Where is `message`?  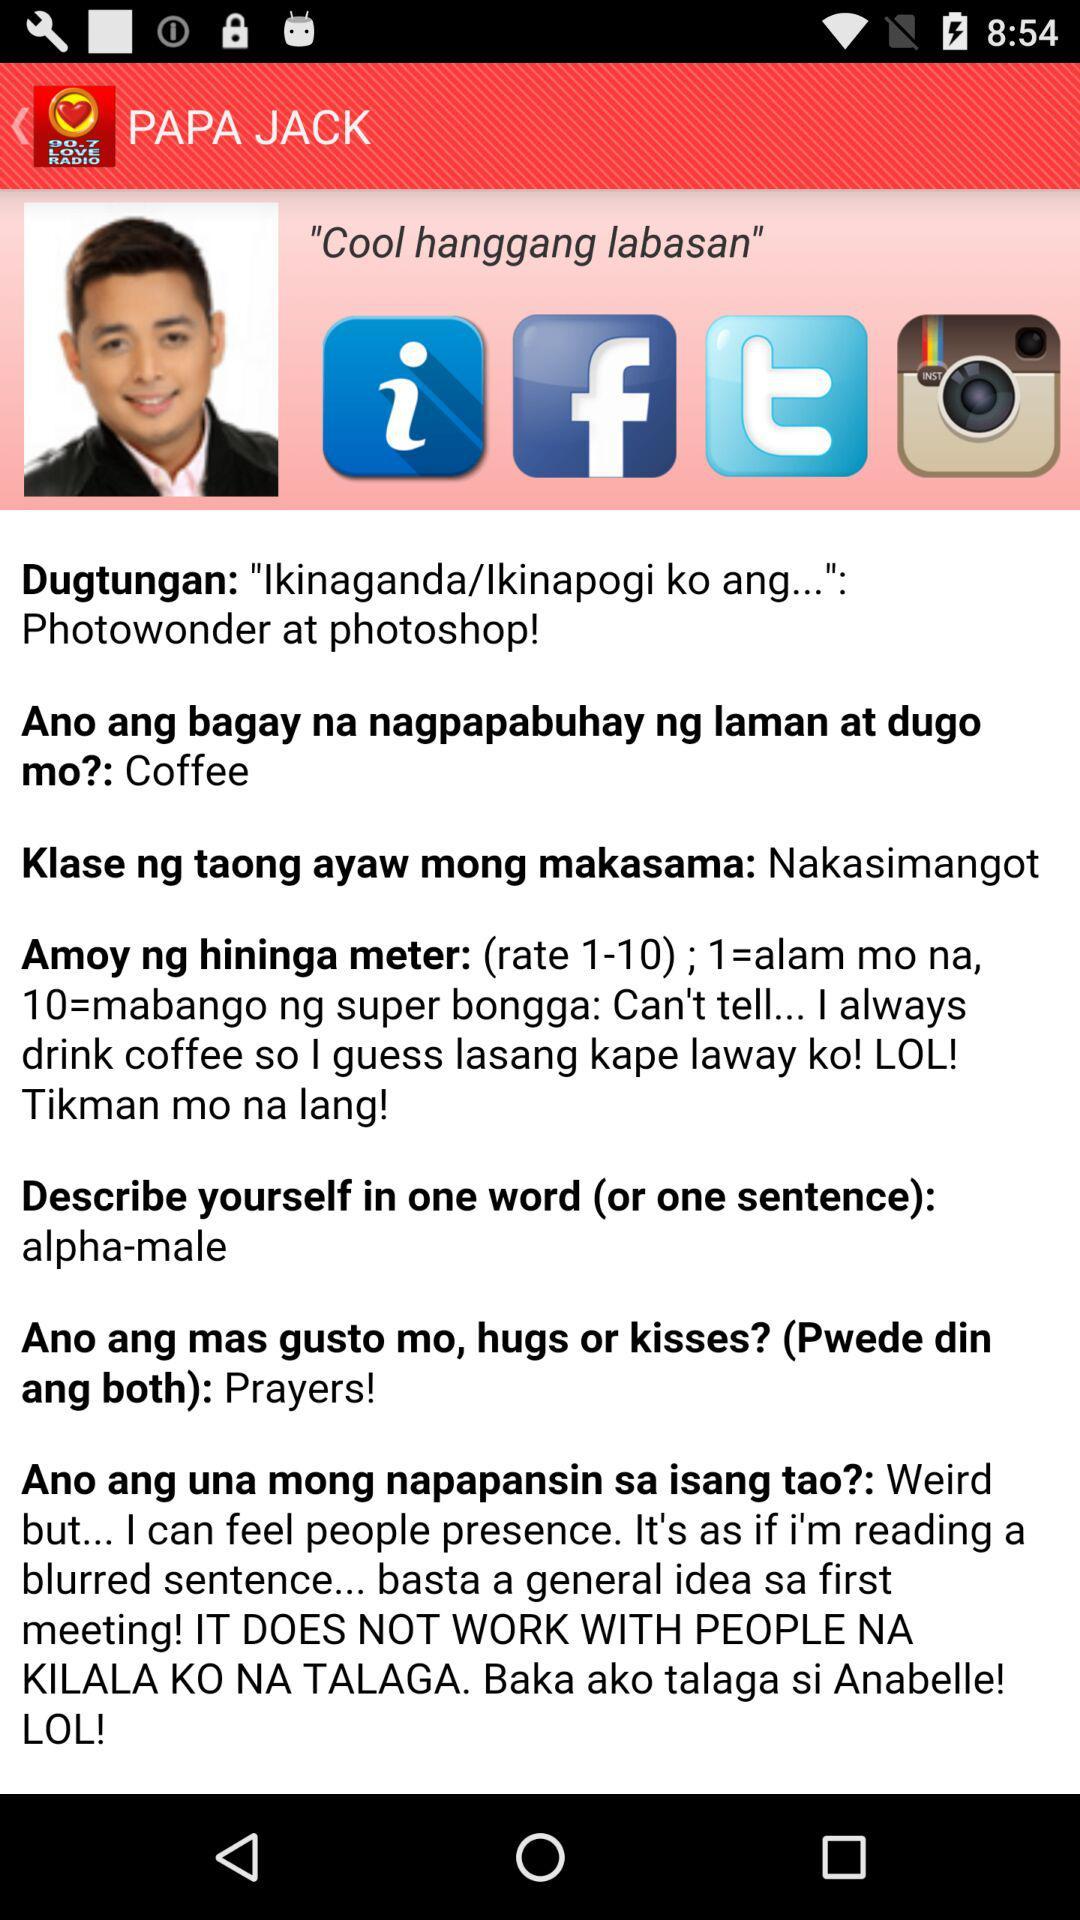
message is located at coordinates (540, 1152).